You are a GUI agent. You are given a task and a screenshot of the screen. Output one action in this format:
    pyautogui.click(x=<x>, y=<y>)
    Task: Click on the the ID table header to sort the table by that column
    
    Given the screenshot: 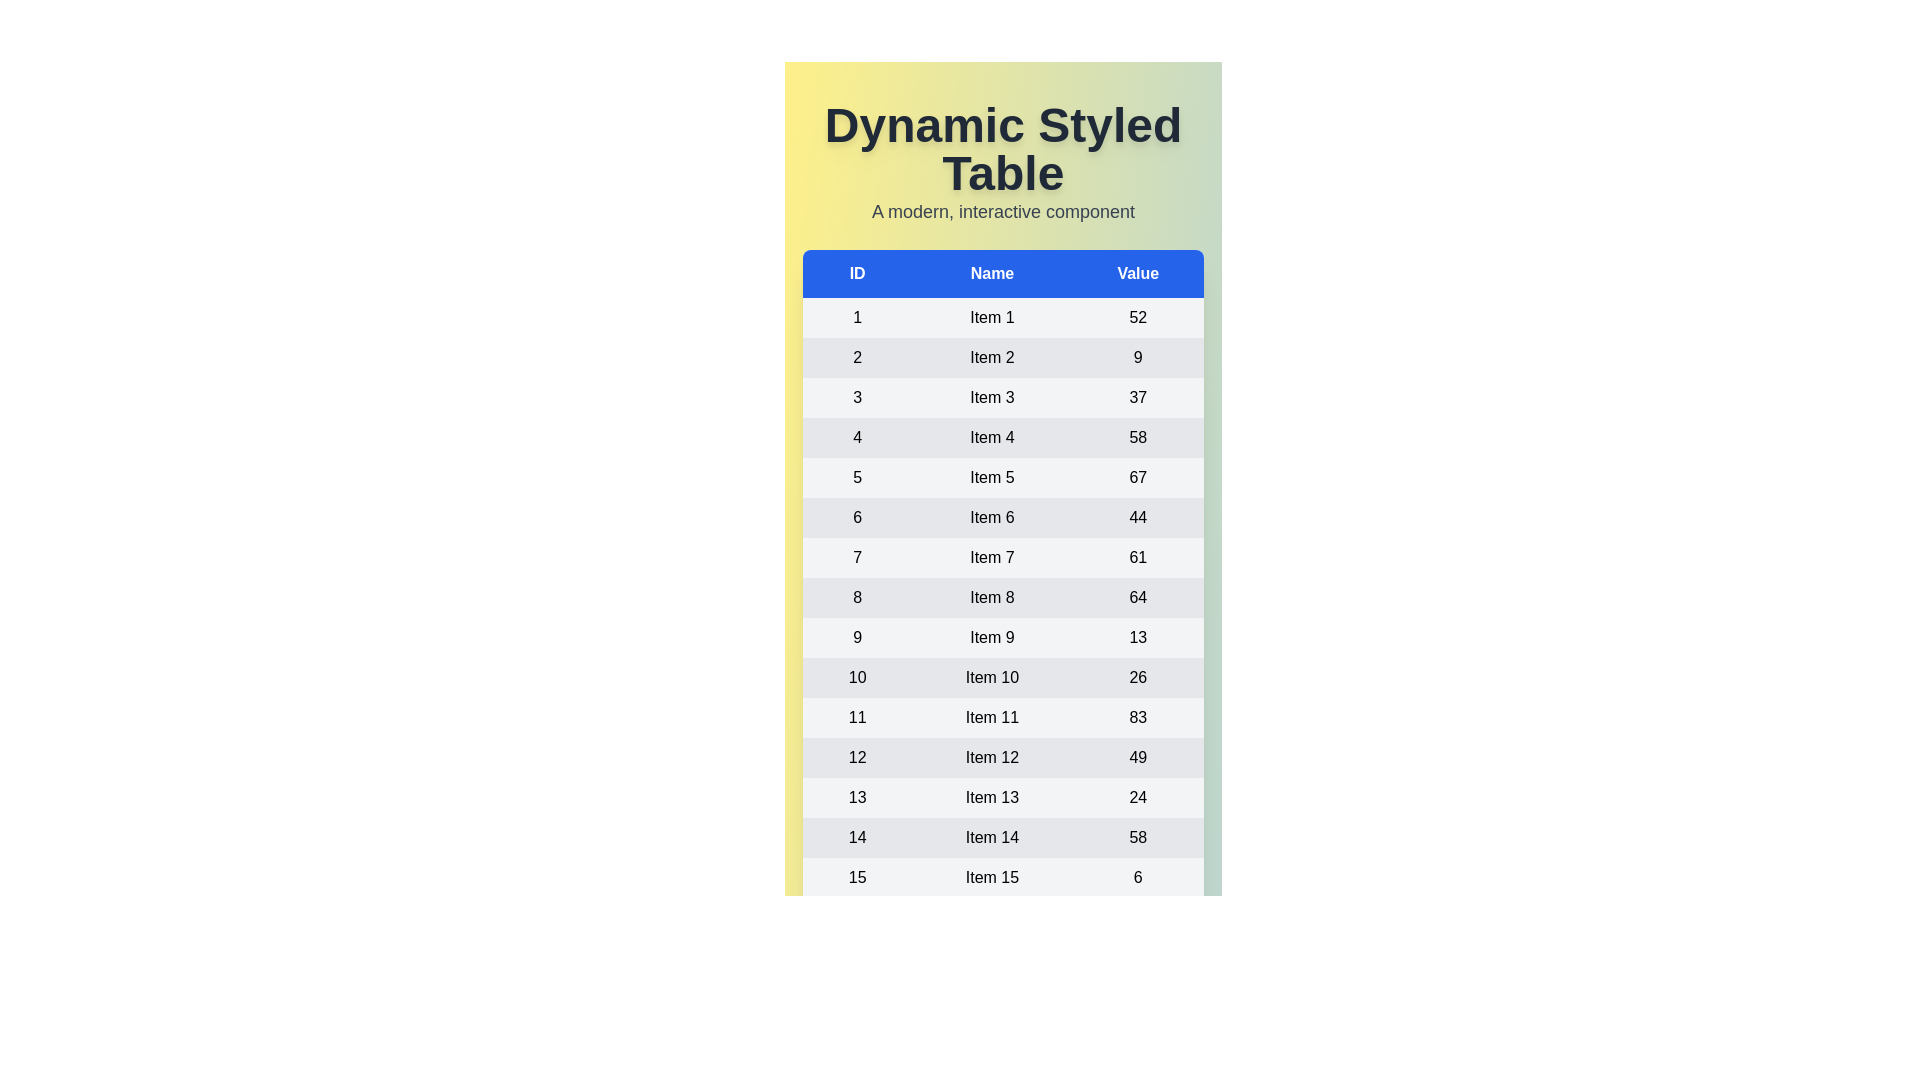 What is the action you would take?
    pyautogui.click(x=857, y=273)
    